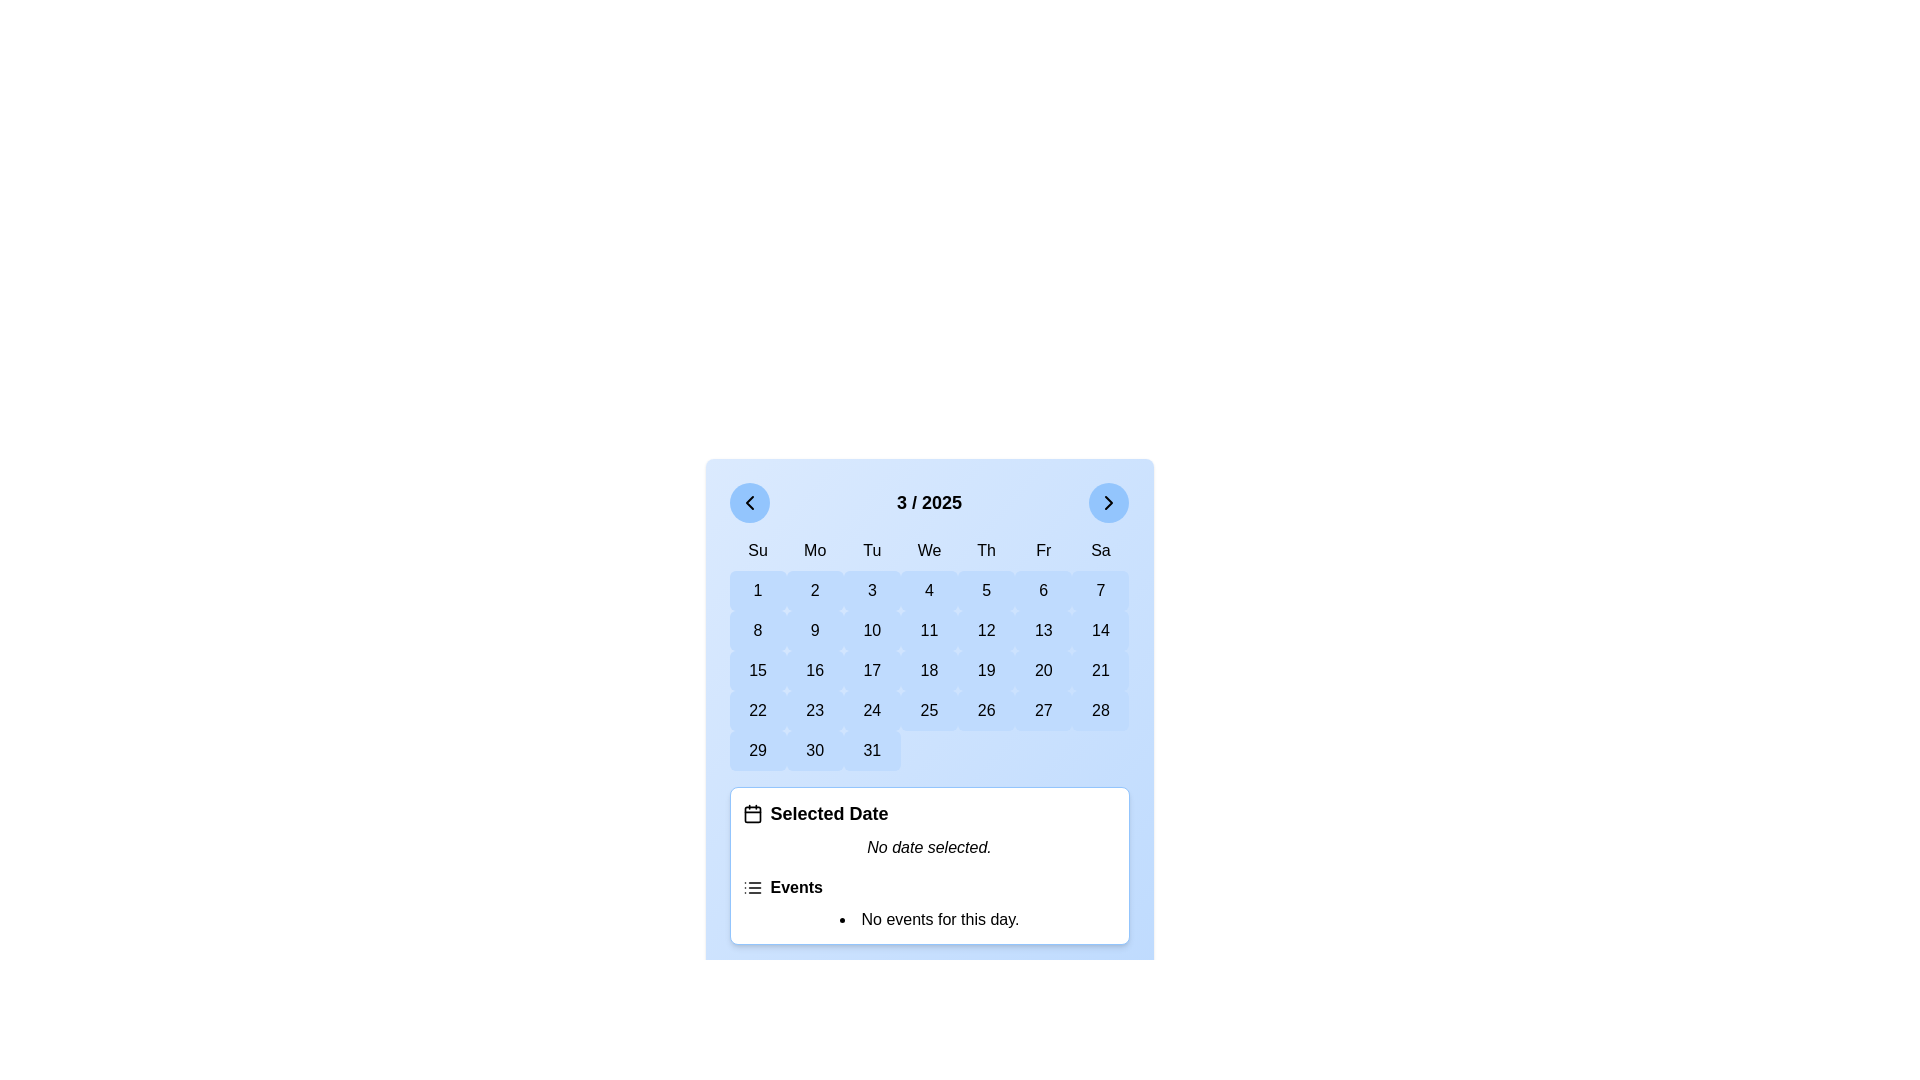  I want to click on the button with a light blue background and centered text '30' to observe the background color change, so click(815, 751).